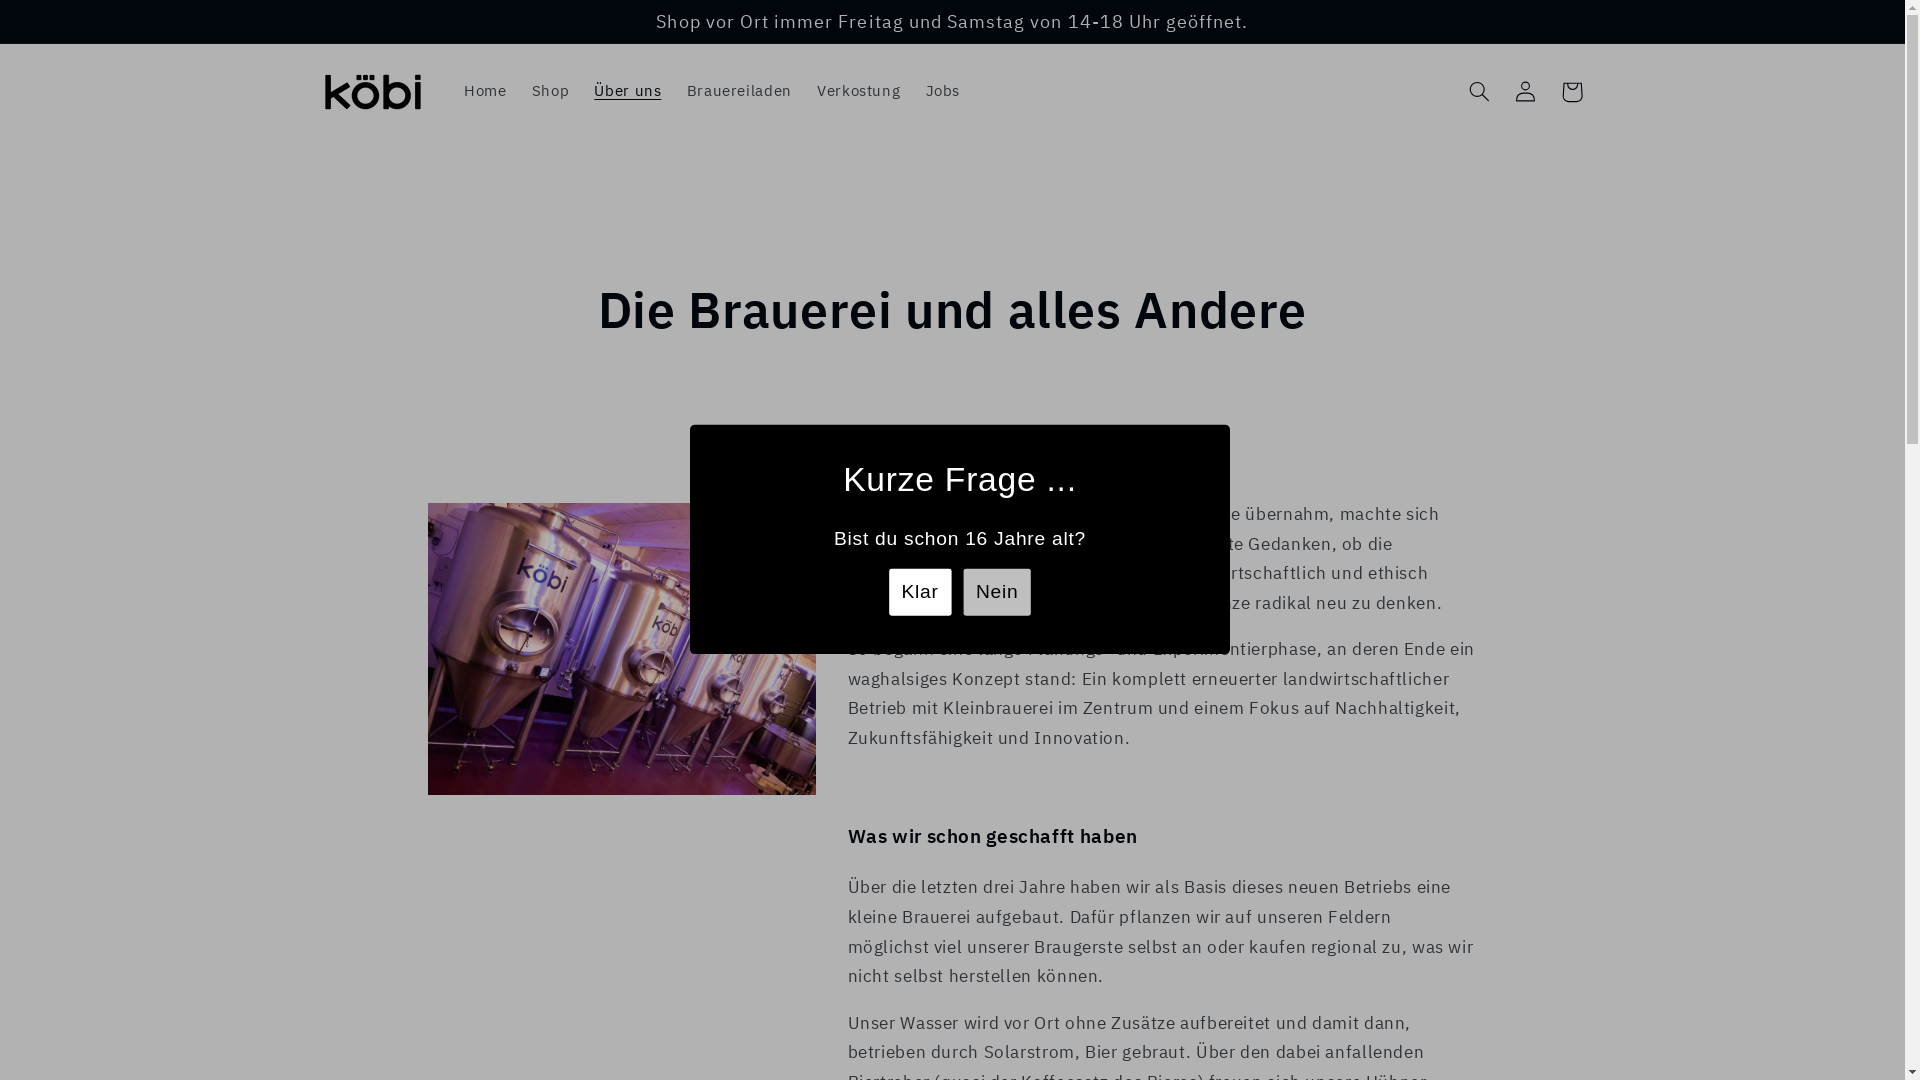  I want to click on 'Warenkorb', so click(1548, 92).